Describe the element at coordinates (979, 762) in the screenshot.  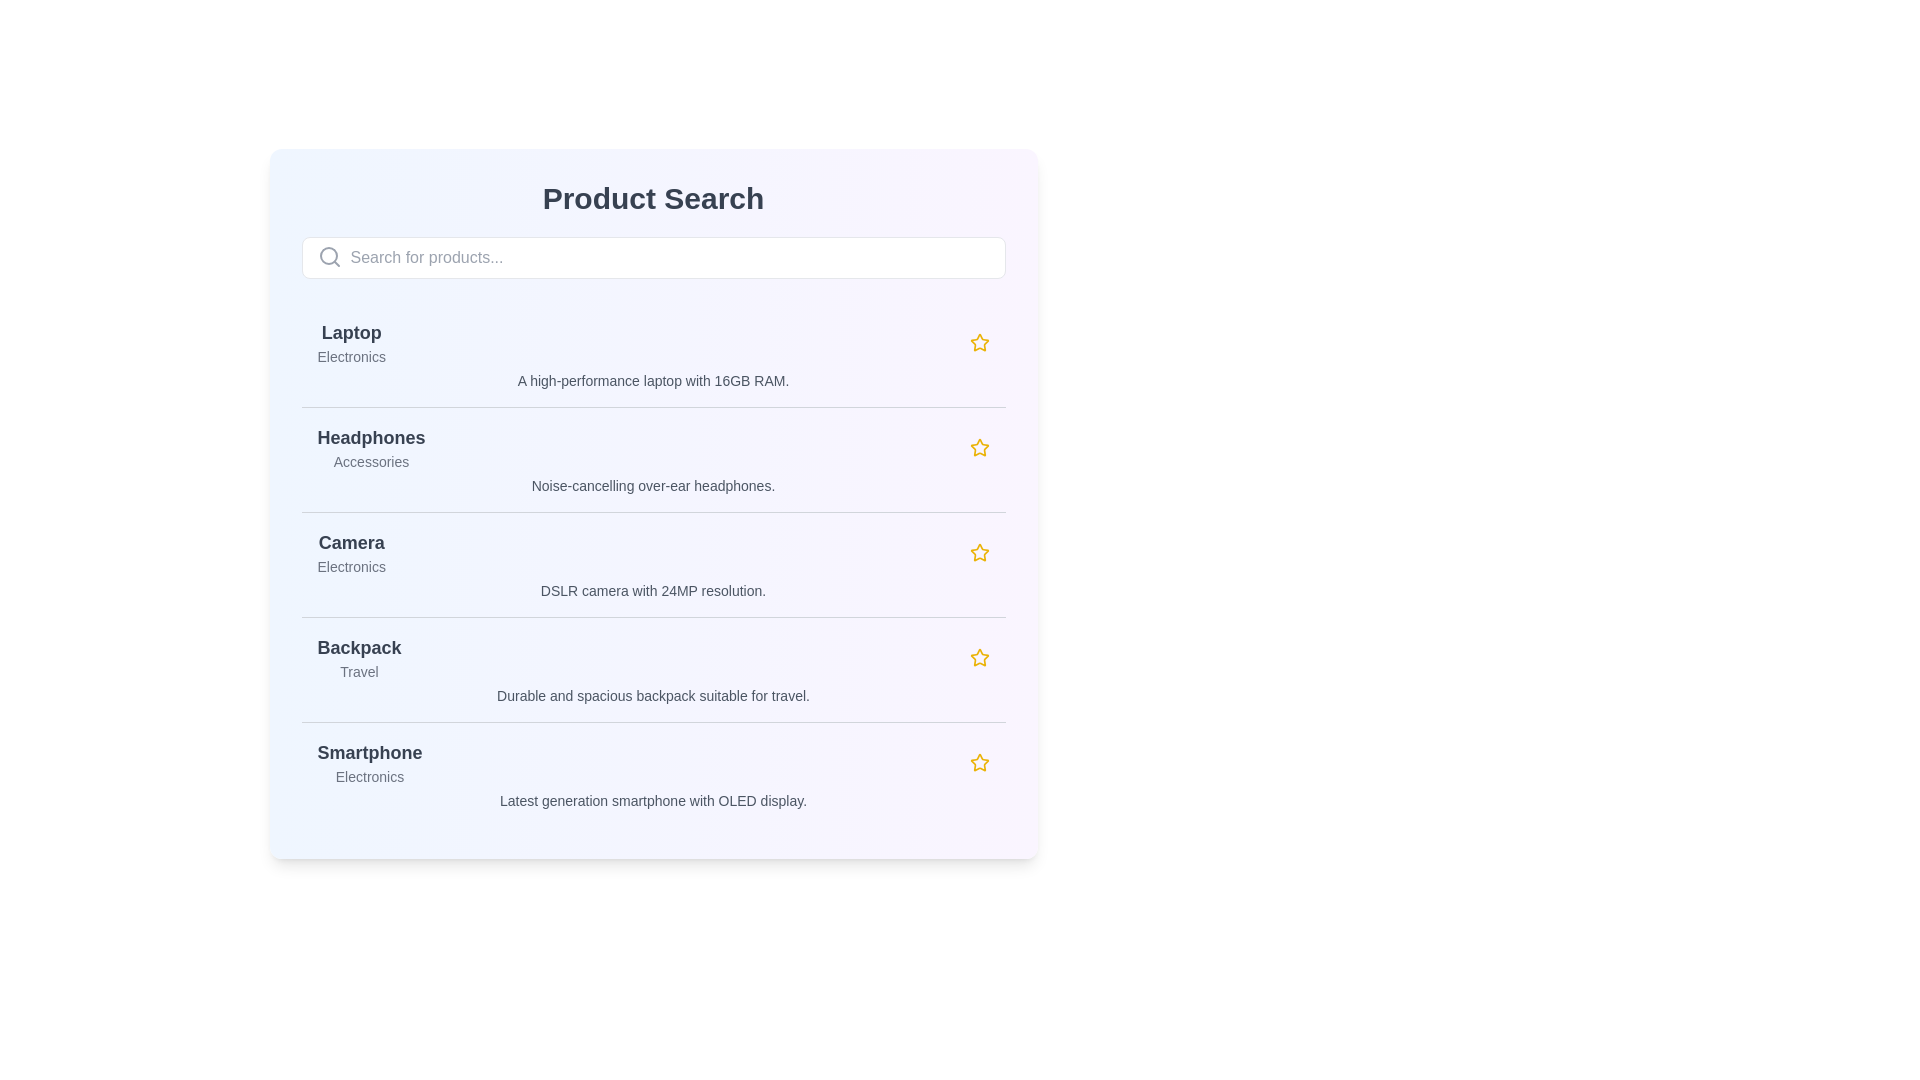
I see `the star icon at the end of the 'Smartphone' item row to mark it as a favorite` at that location.